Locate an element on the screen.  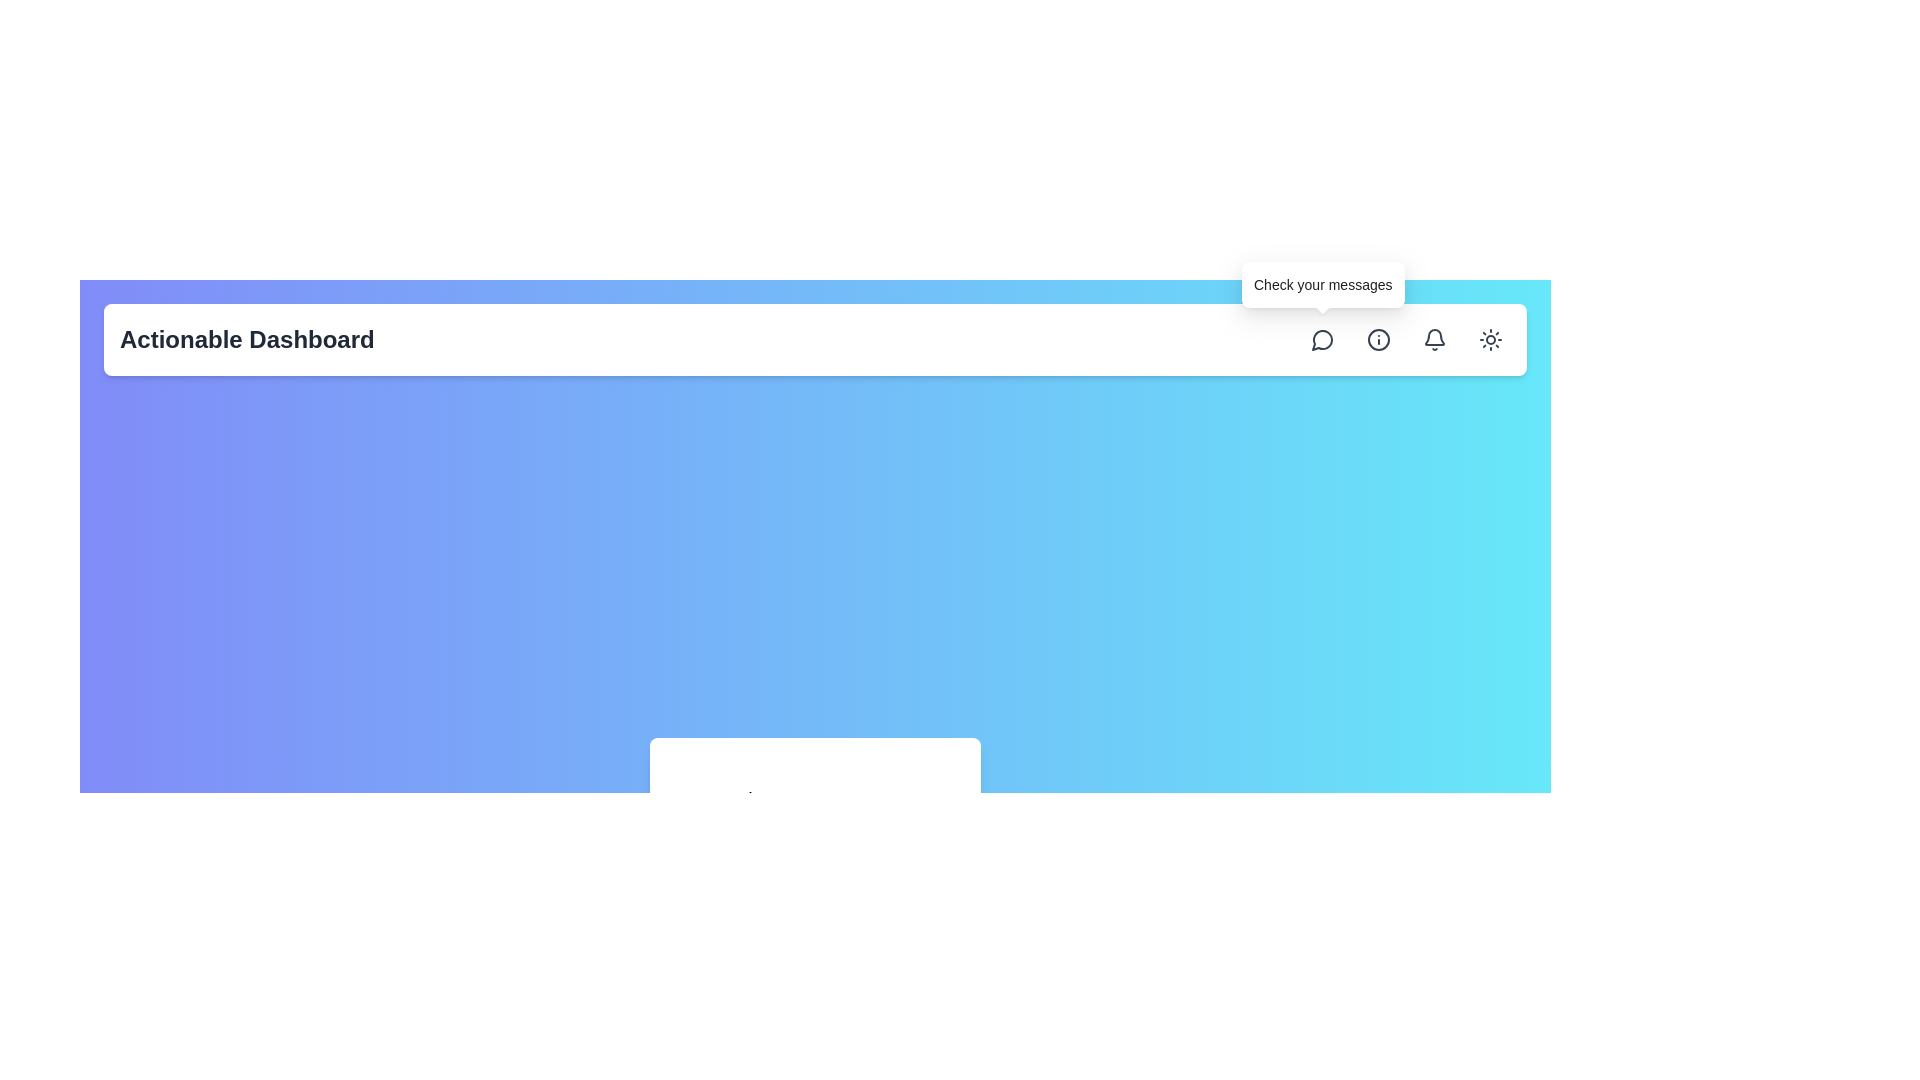
the sun-shaped icon located on the right side of the horizontal toolbar is located at coordinates (1491, 338).